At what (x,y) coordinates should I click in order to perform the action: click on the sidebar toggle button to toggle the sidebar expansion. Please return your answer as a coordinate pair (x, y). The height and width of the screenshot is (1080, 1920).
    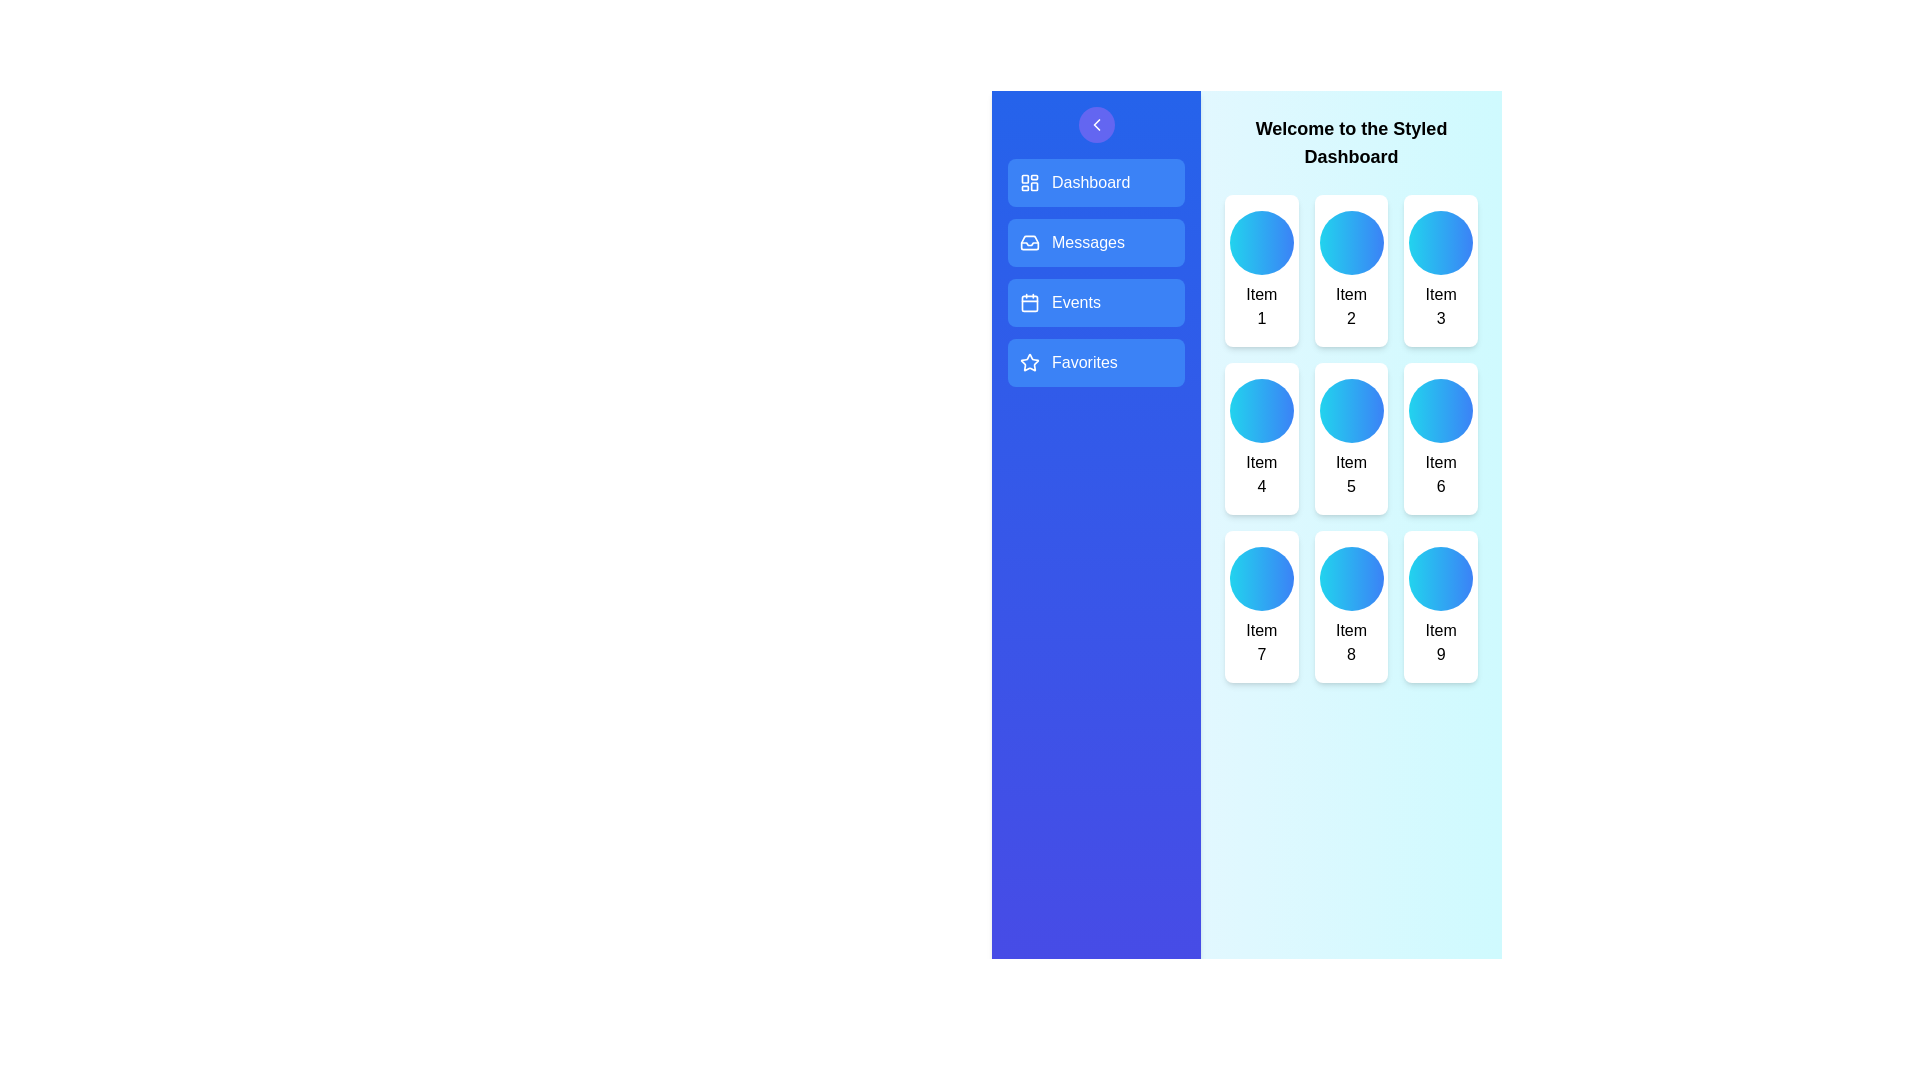
    Looking at the image, I should click on (1094, 124).